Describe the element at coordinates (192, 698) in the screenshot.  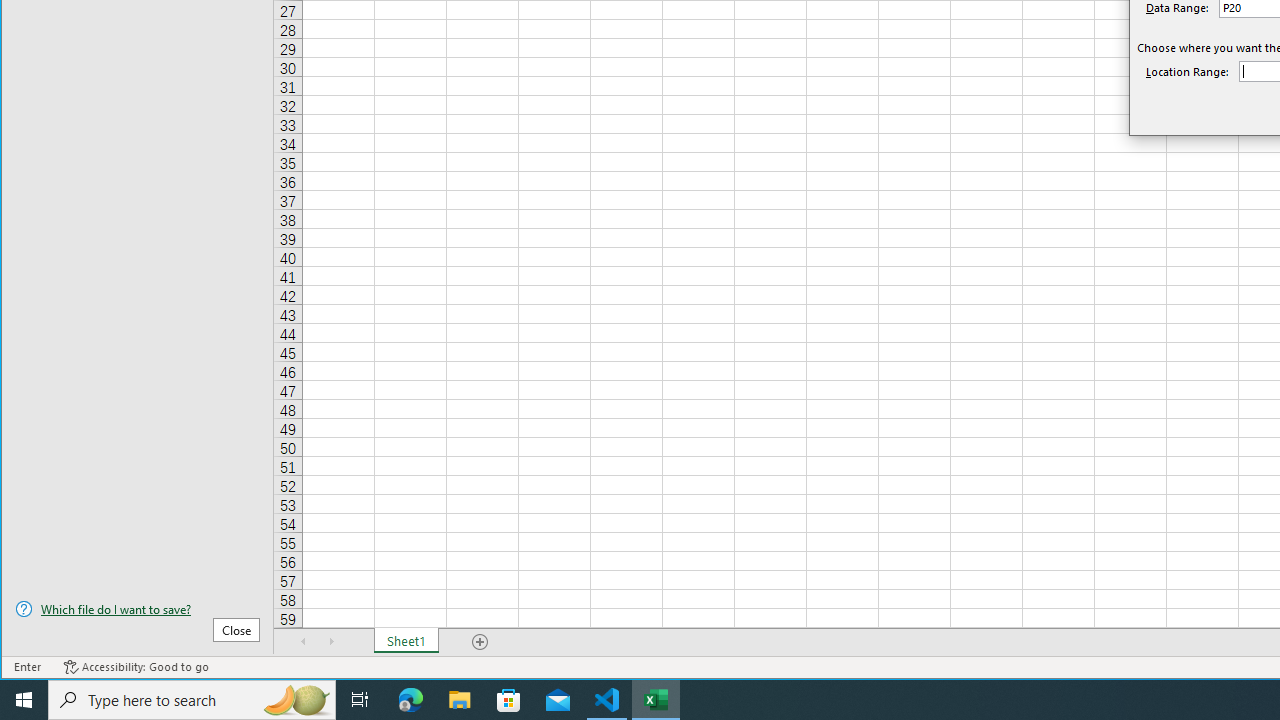
I see `'Type here to search'` at that location.